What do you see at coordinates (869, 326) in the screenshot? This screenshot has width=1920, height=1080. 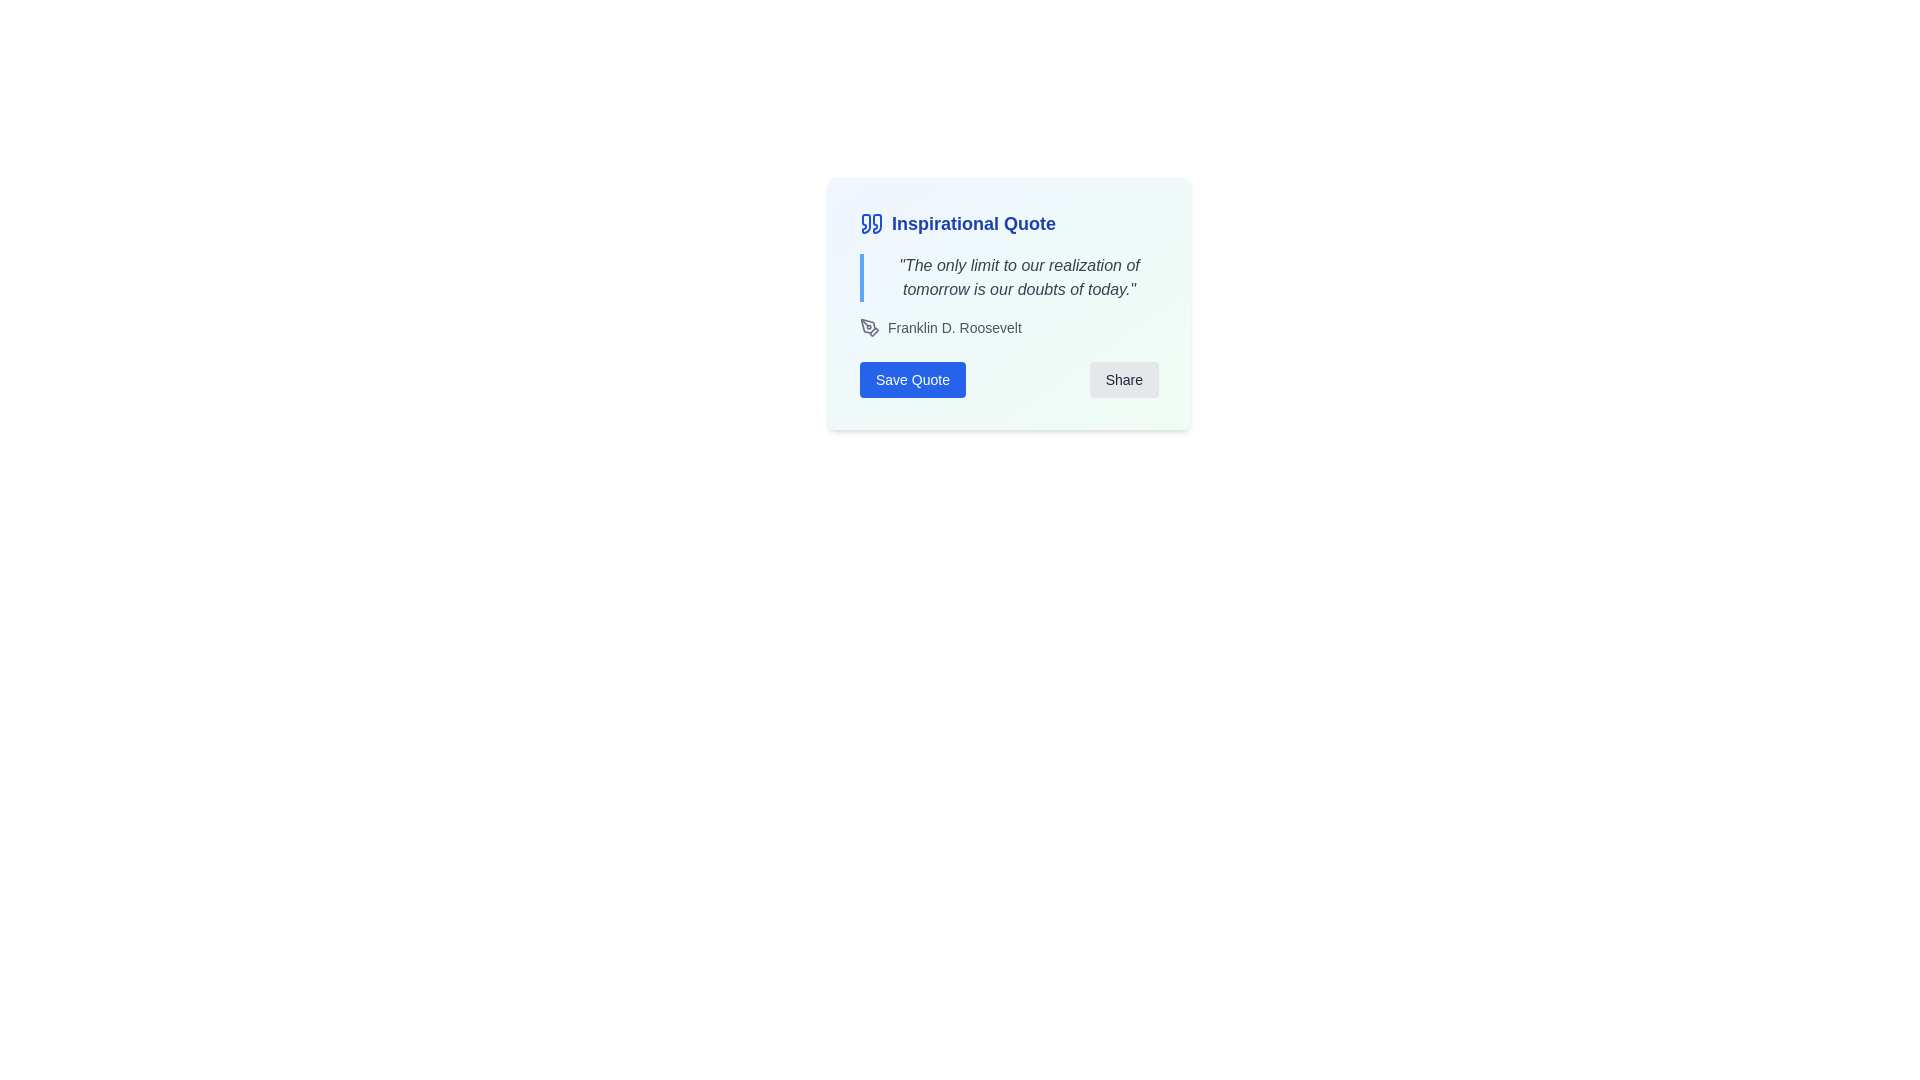 I see `the pen tool icon, which is an outlined vector graphic styled with gray strokes, positioned to the left of the text 'Franklin D. Roosevelt'` at bounding box center [869, 326].